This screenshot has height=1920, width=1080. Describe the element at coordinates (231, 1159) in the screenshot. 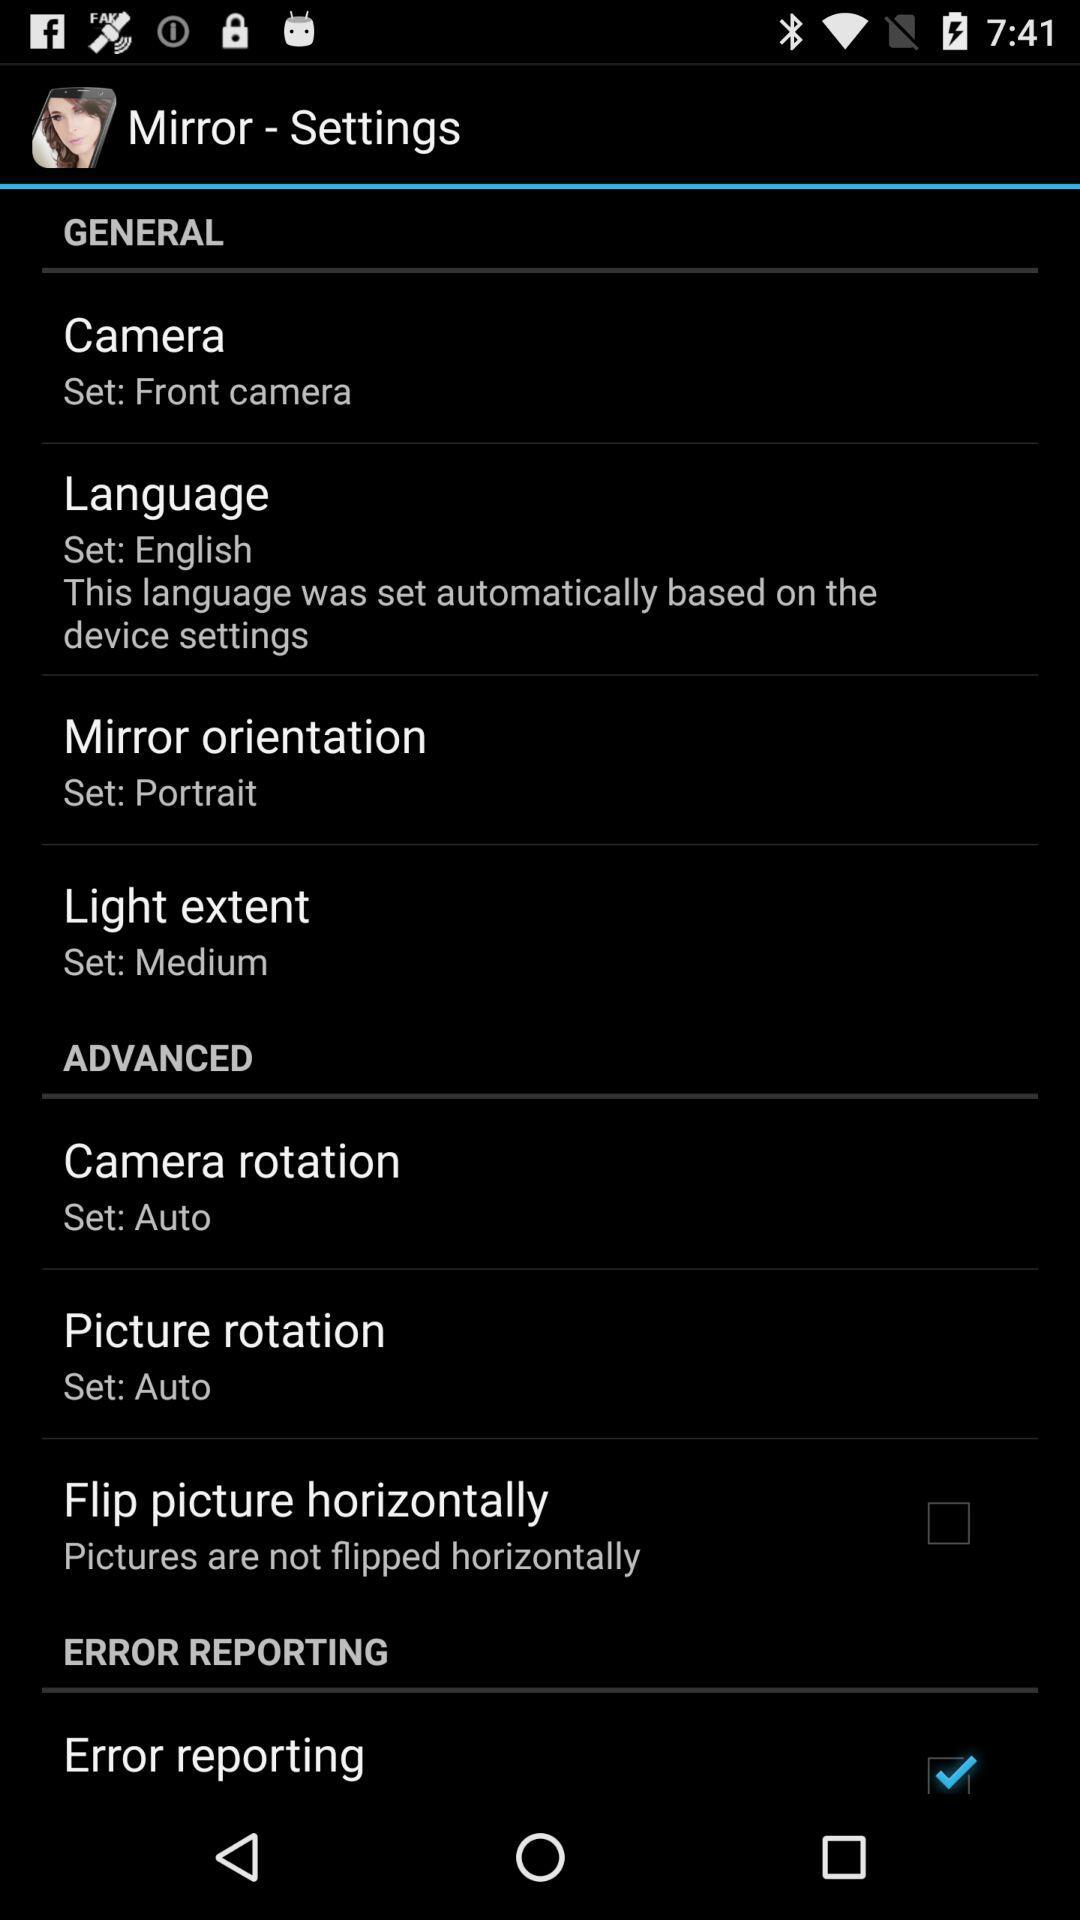

I see `the camera rotation app` at that location.